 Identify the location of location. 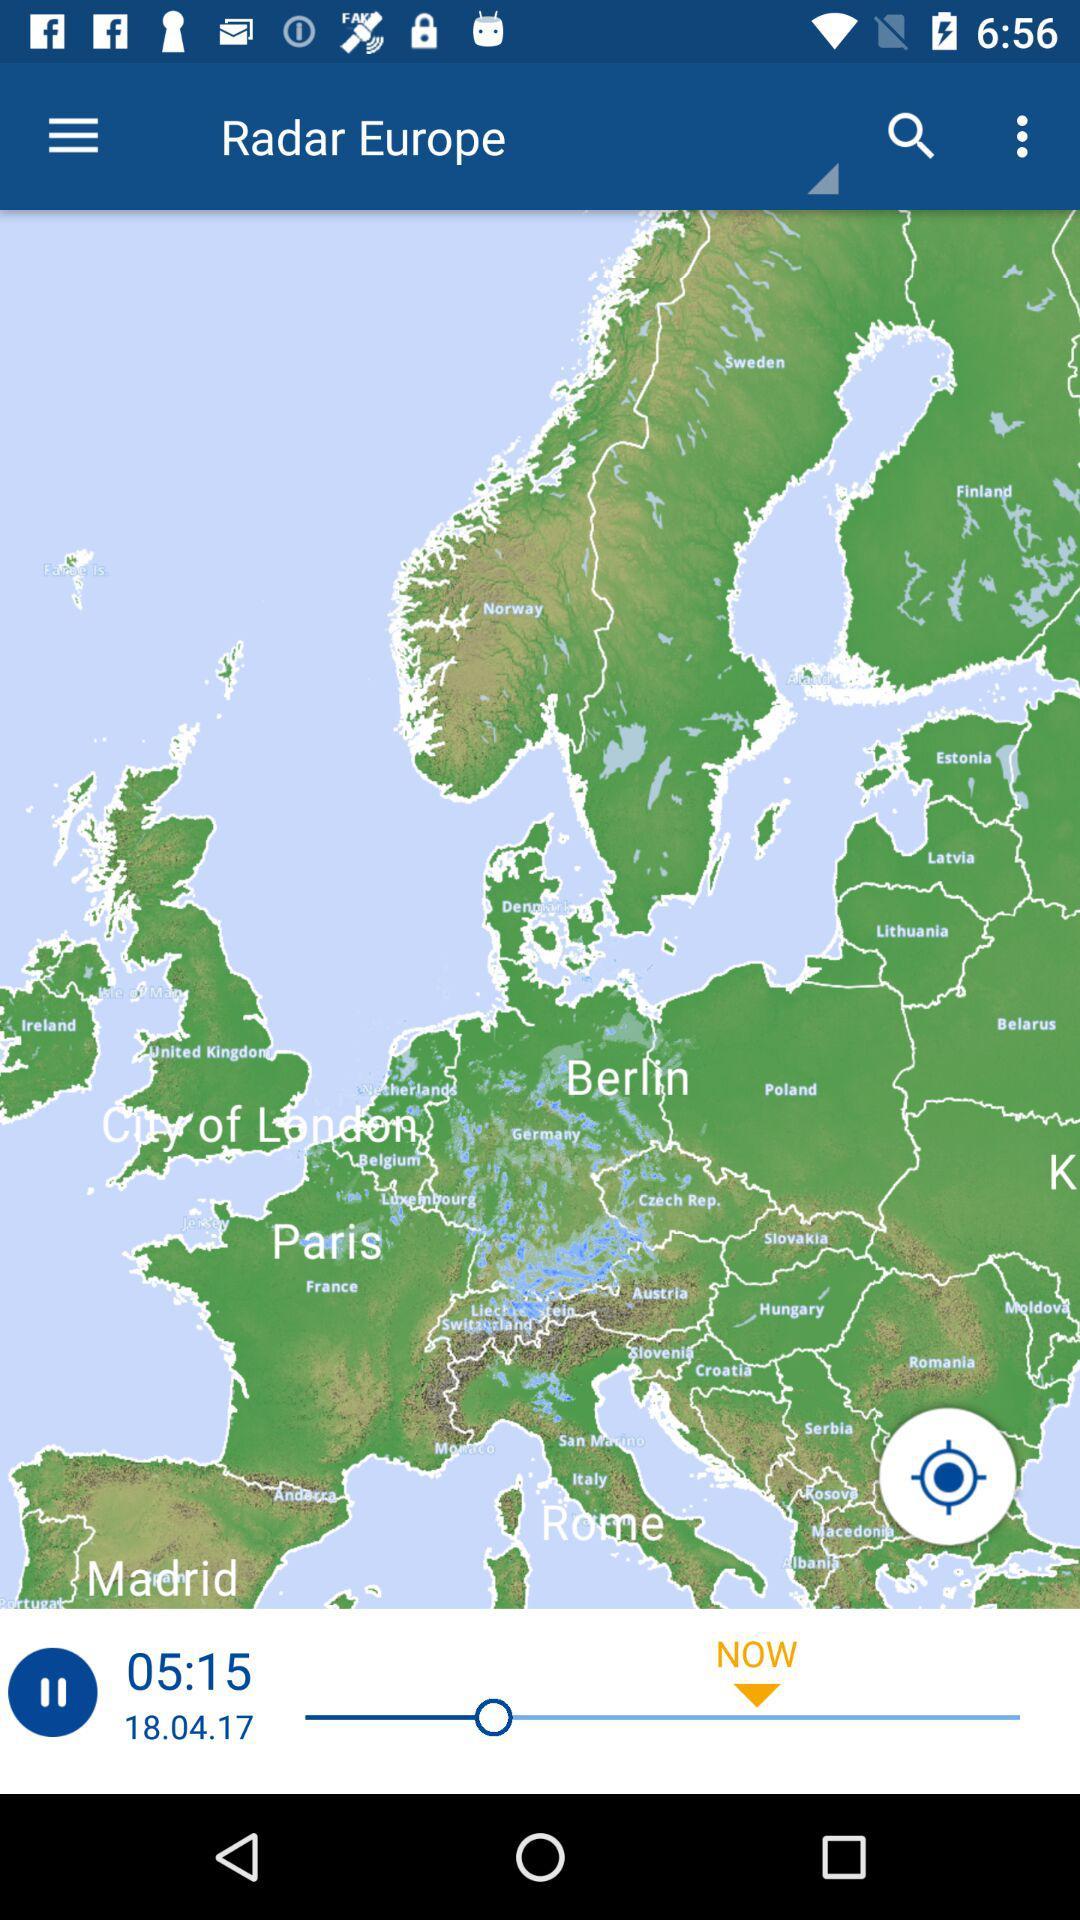
(947, 1477).